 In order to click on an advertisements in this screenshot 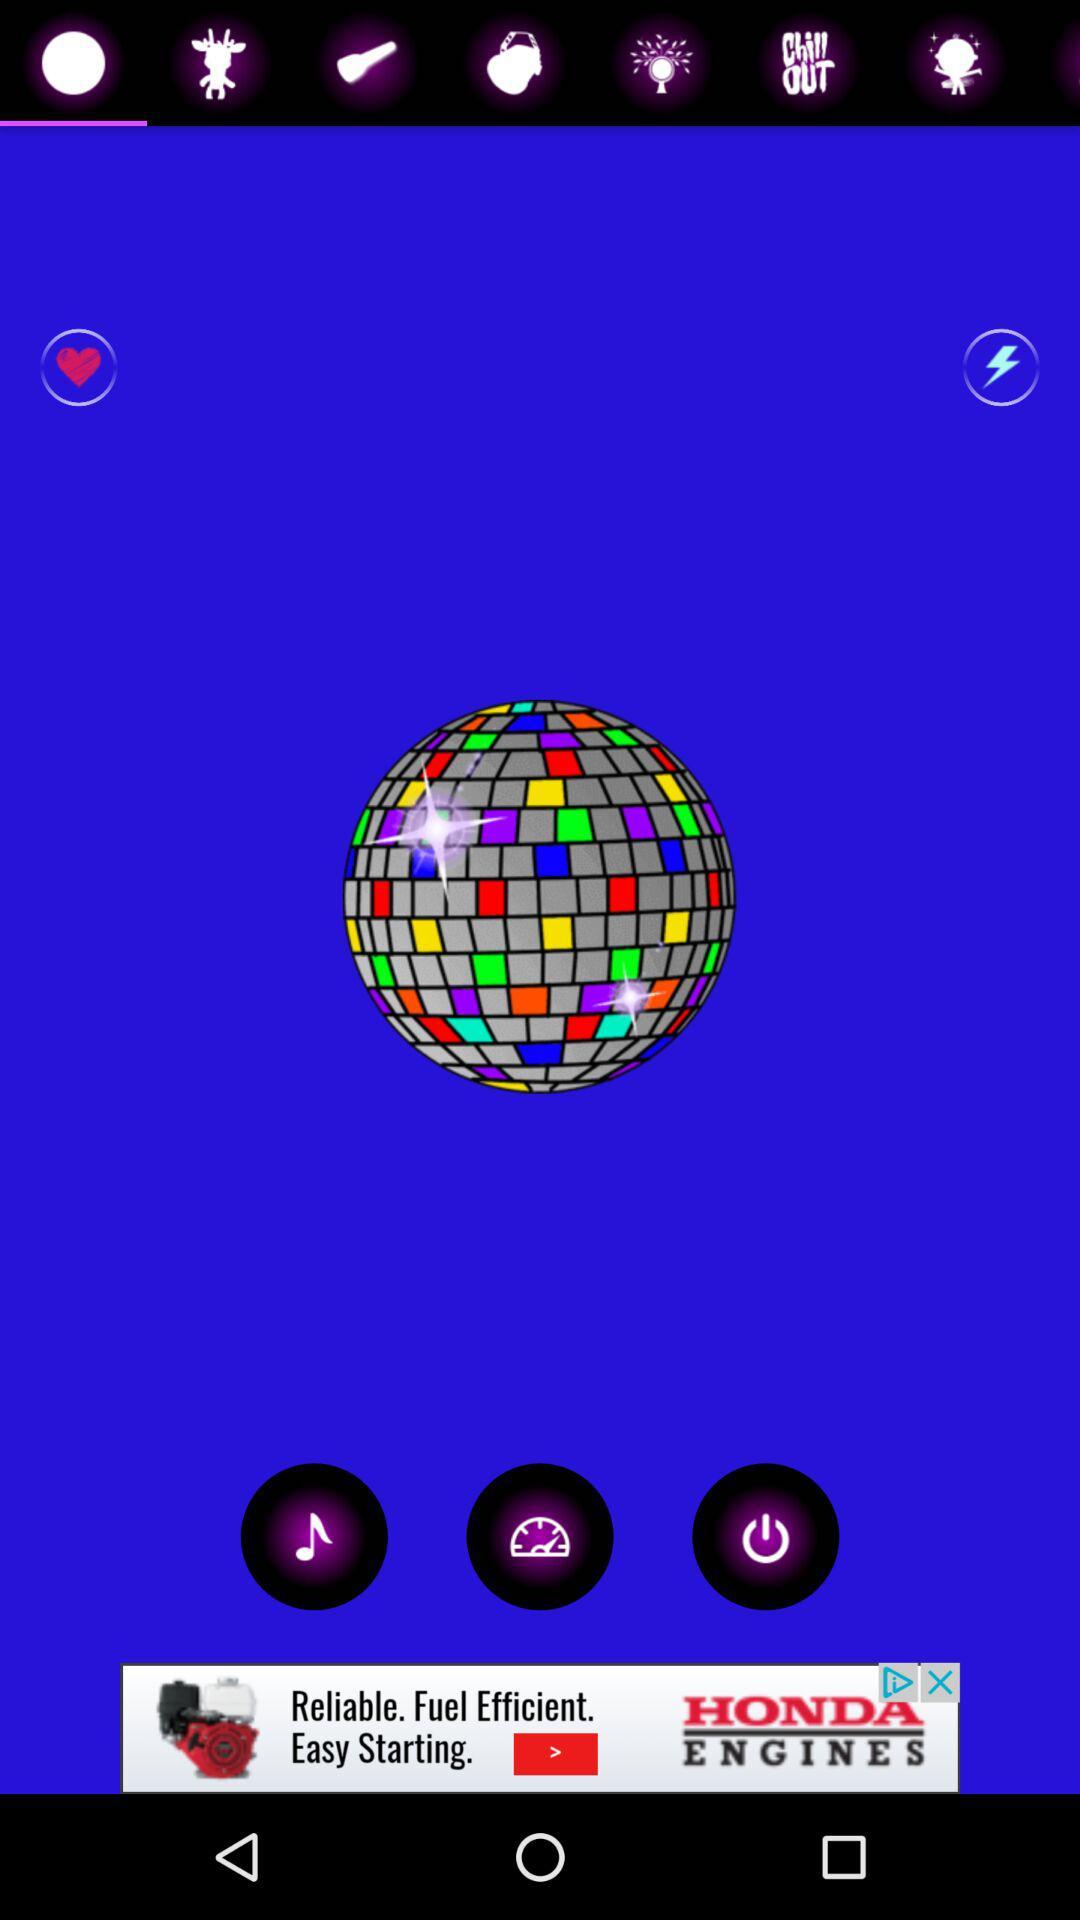, I will do `click(540, 1727)`.